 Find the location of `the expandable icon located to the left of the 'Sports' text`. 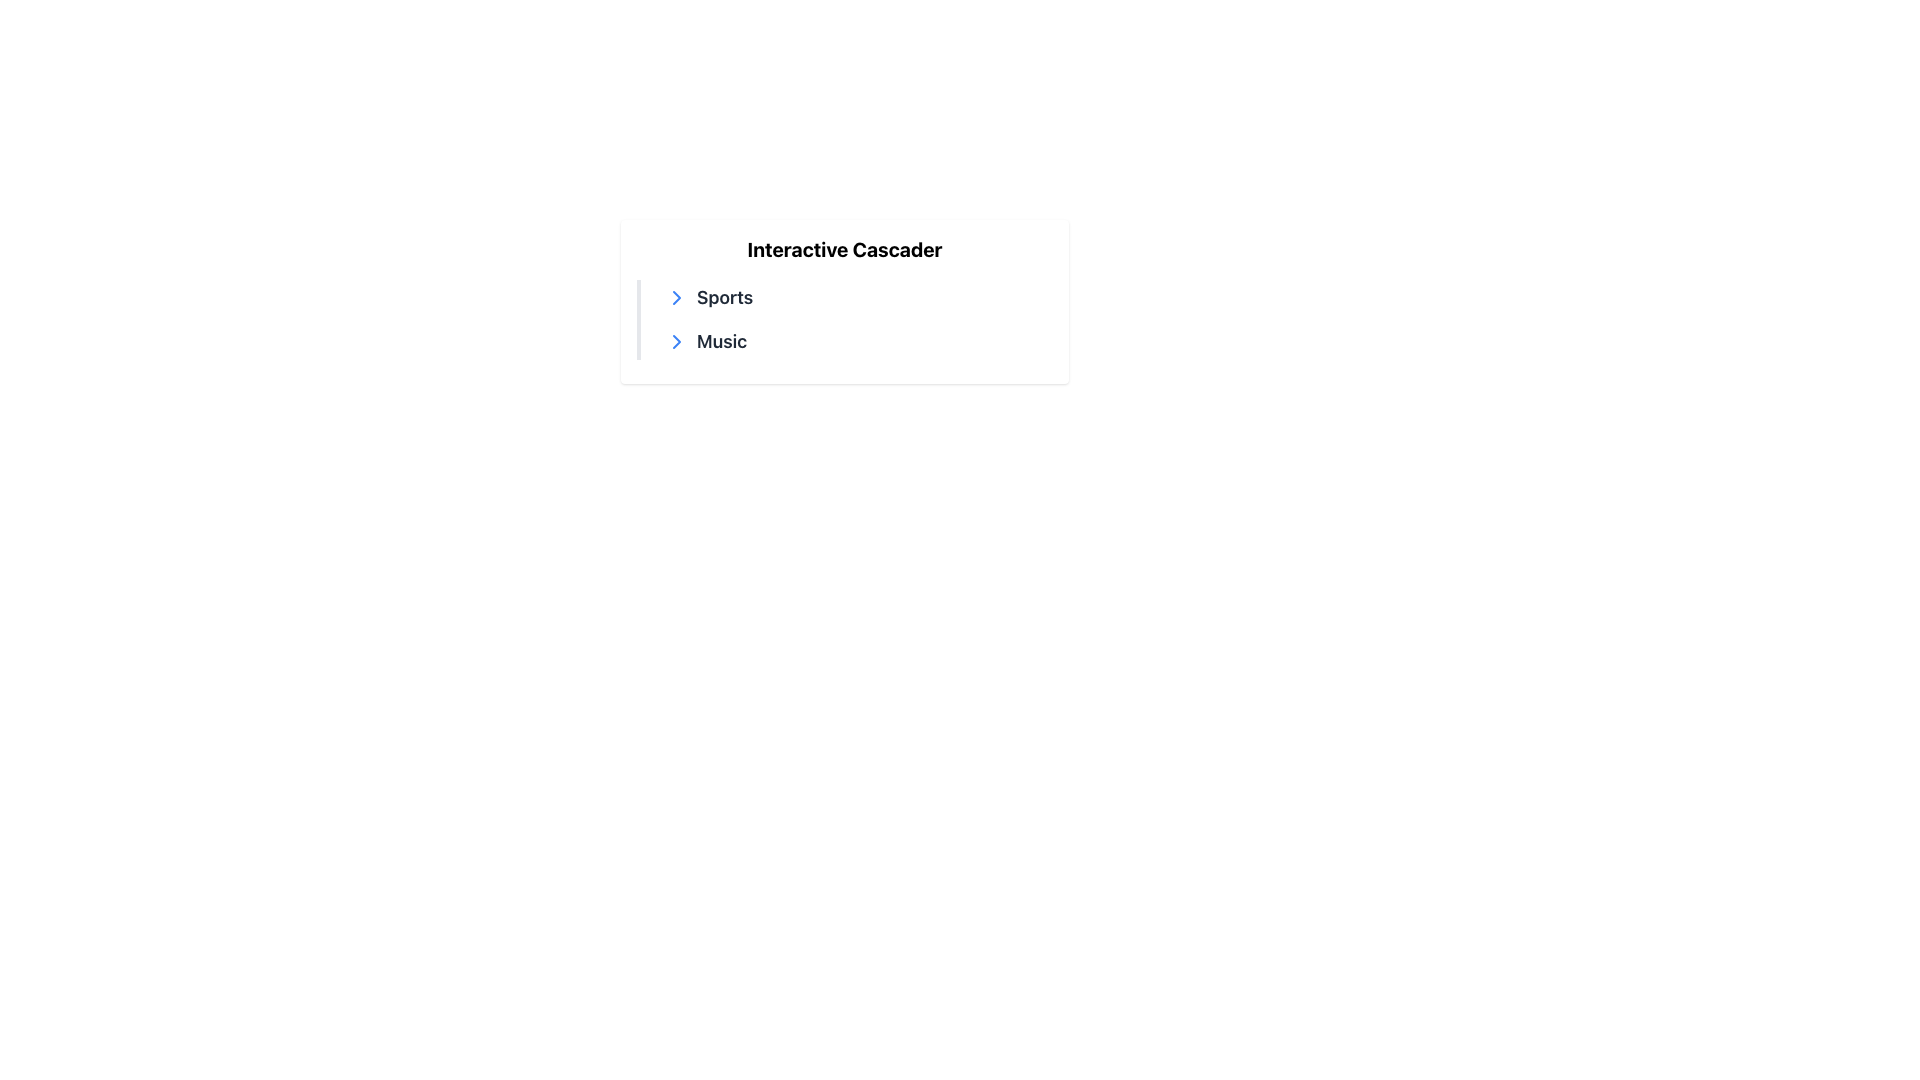

the expandable icon located to the left of the 'Sports' text is located at coordinates (676, 297).